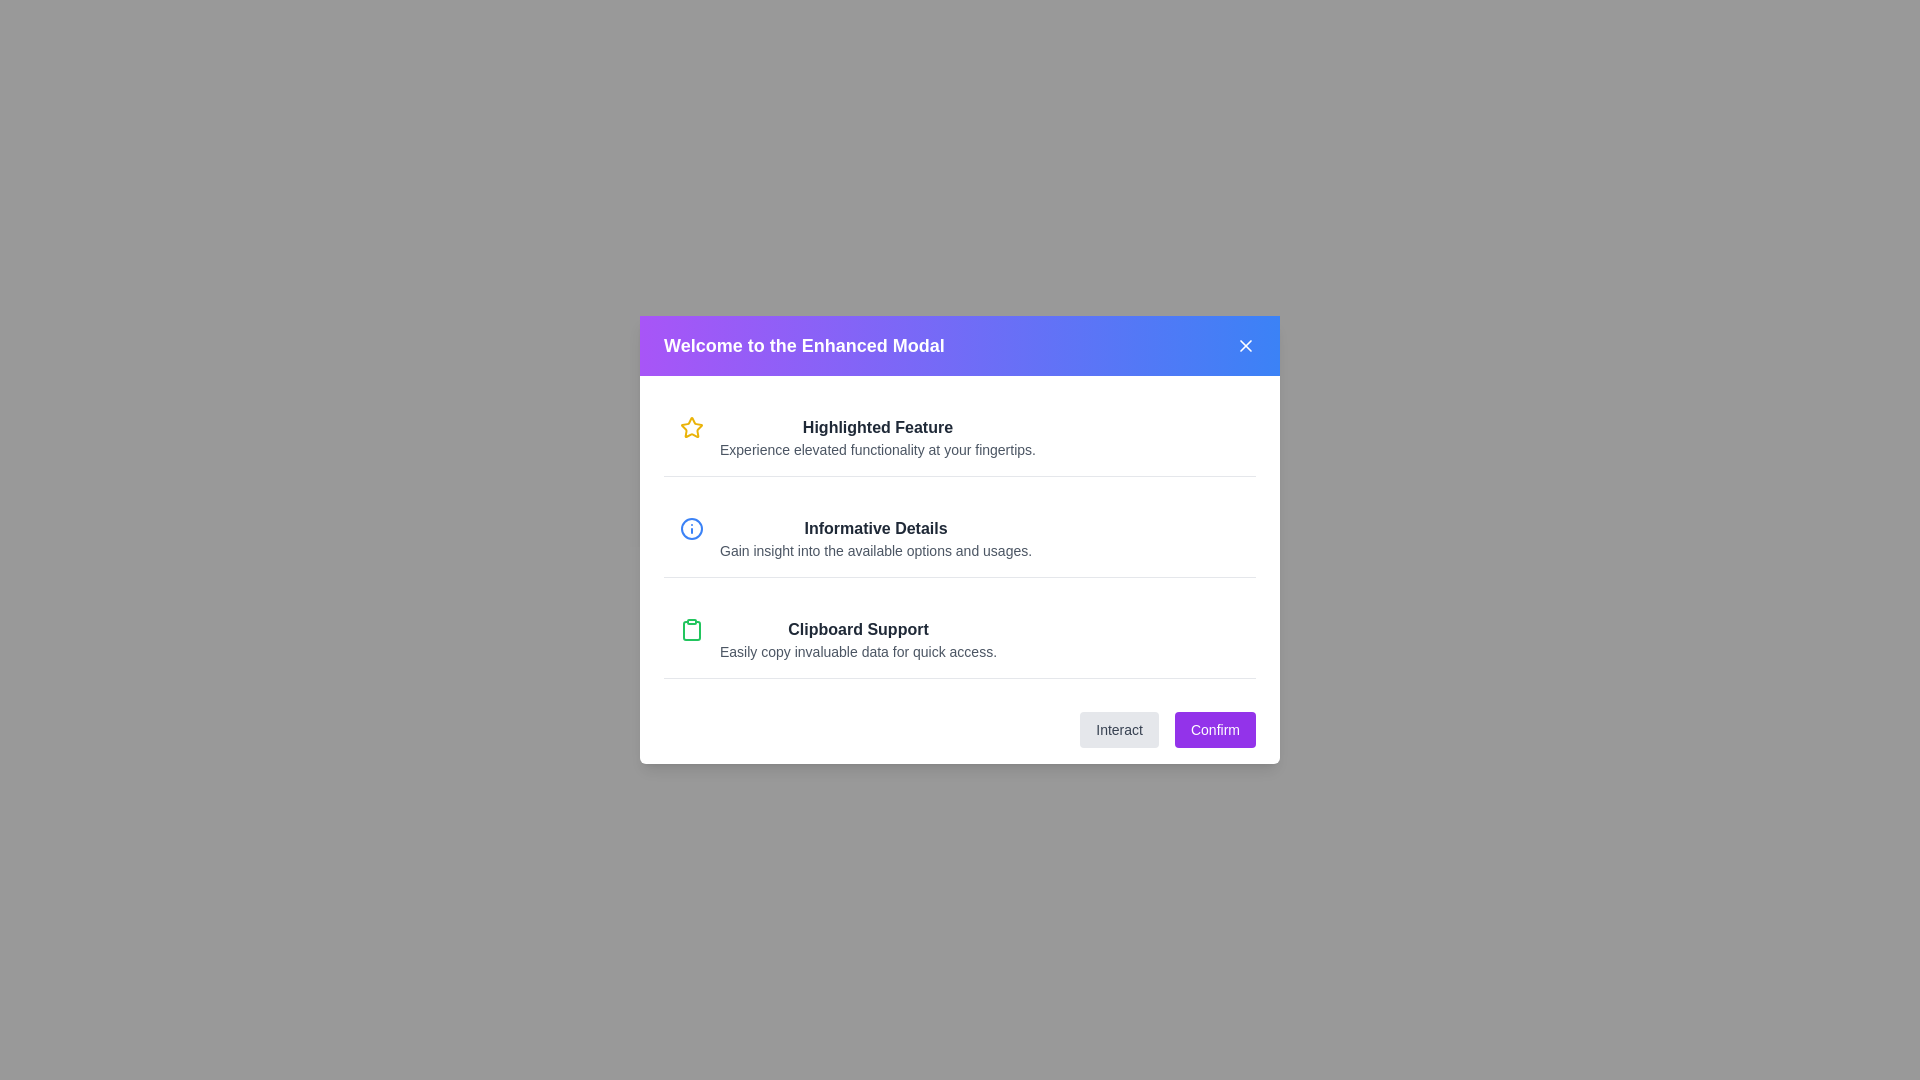 The height and width of the screenshot is (1080, 1920). I want to click on the Informational text block titled 'Informative Details' which contains the subtitle 'Gain insight into the available options and usages.' and an icon with 'i' to read the text, so click(960, 538).